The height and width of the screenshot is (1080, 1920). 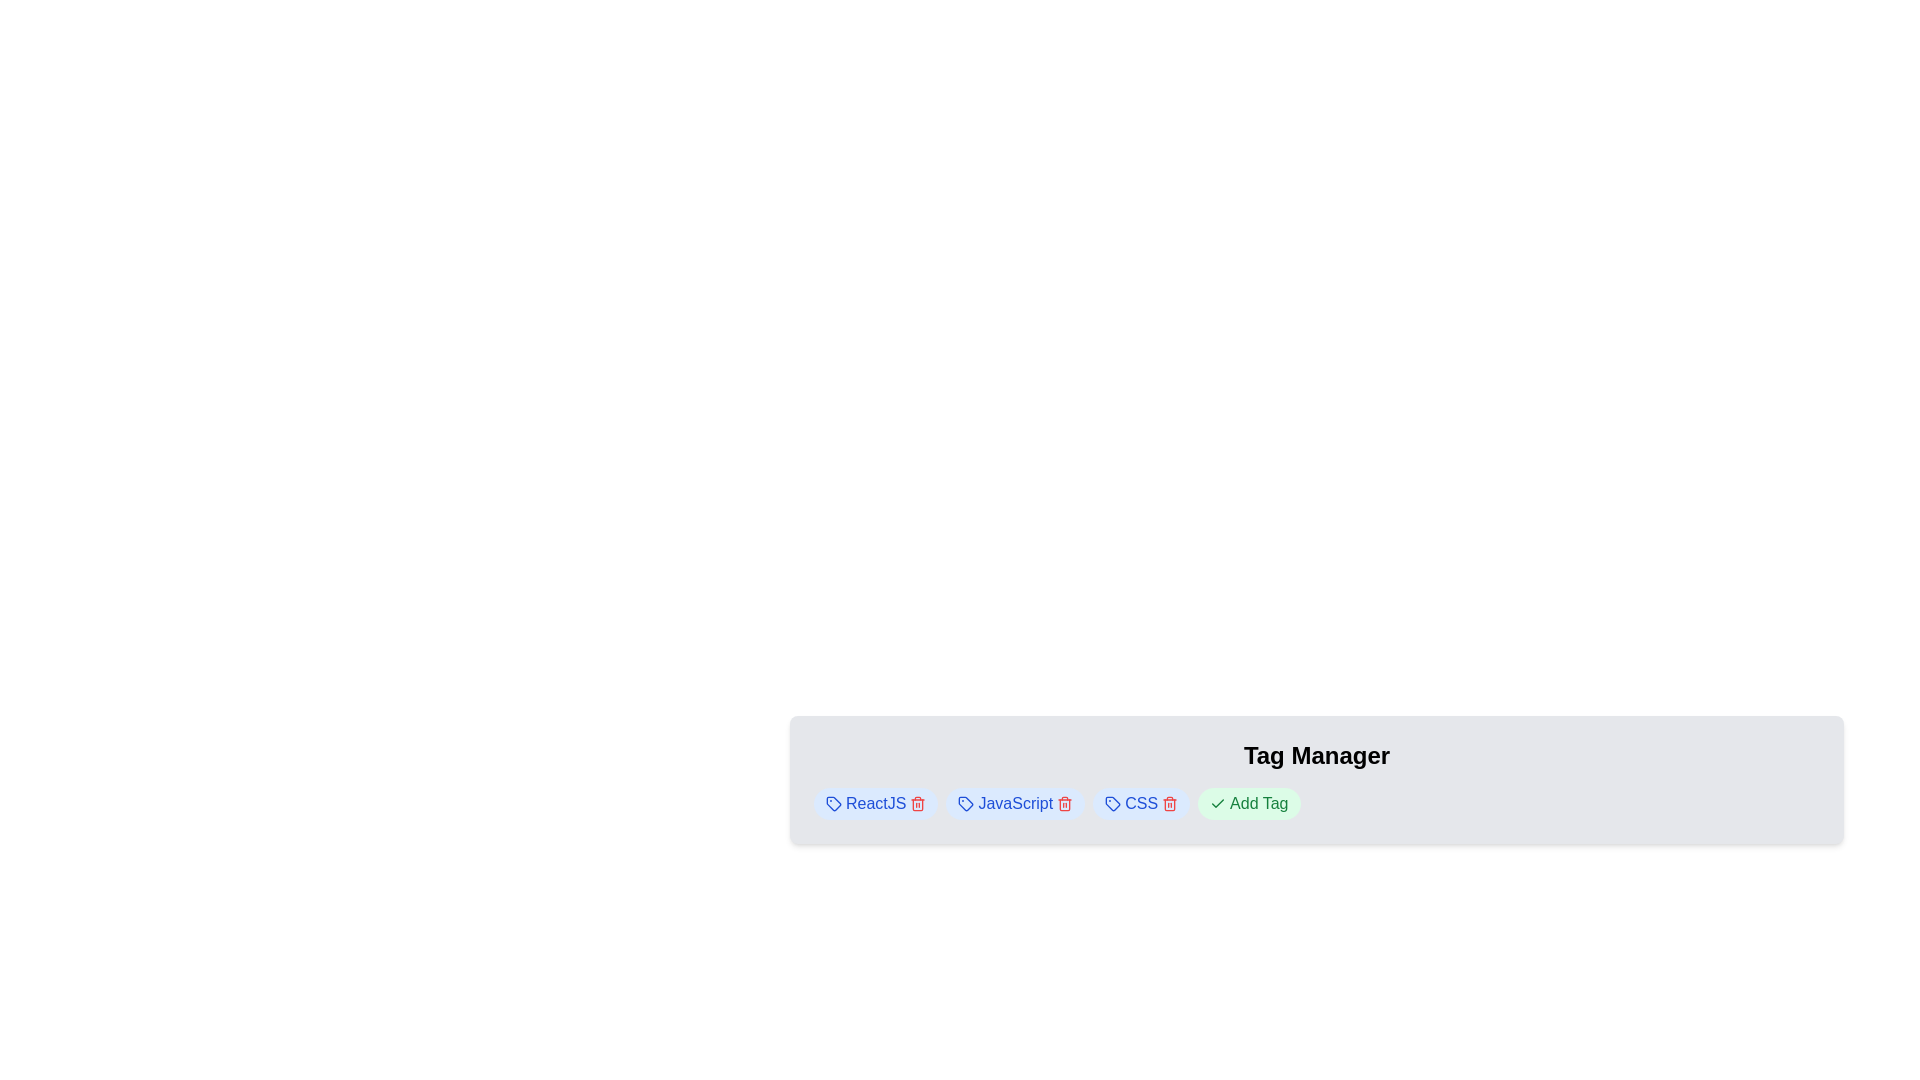 I want to click on SVG icon representing the 'JavaScript' tag within the tag management interface using developer tools, so click(x=966, y=802).